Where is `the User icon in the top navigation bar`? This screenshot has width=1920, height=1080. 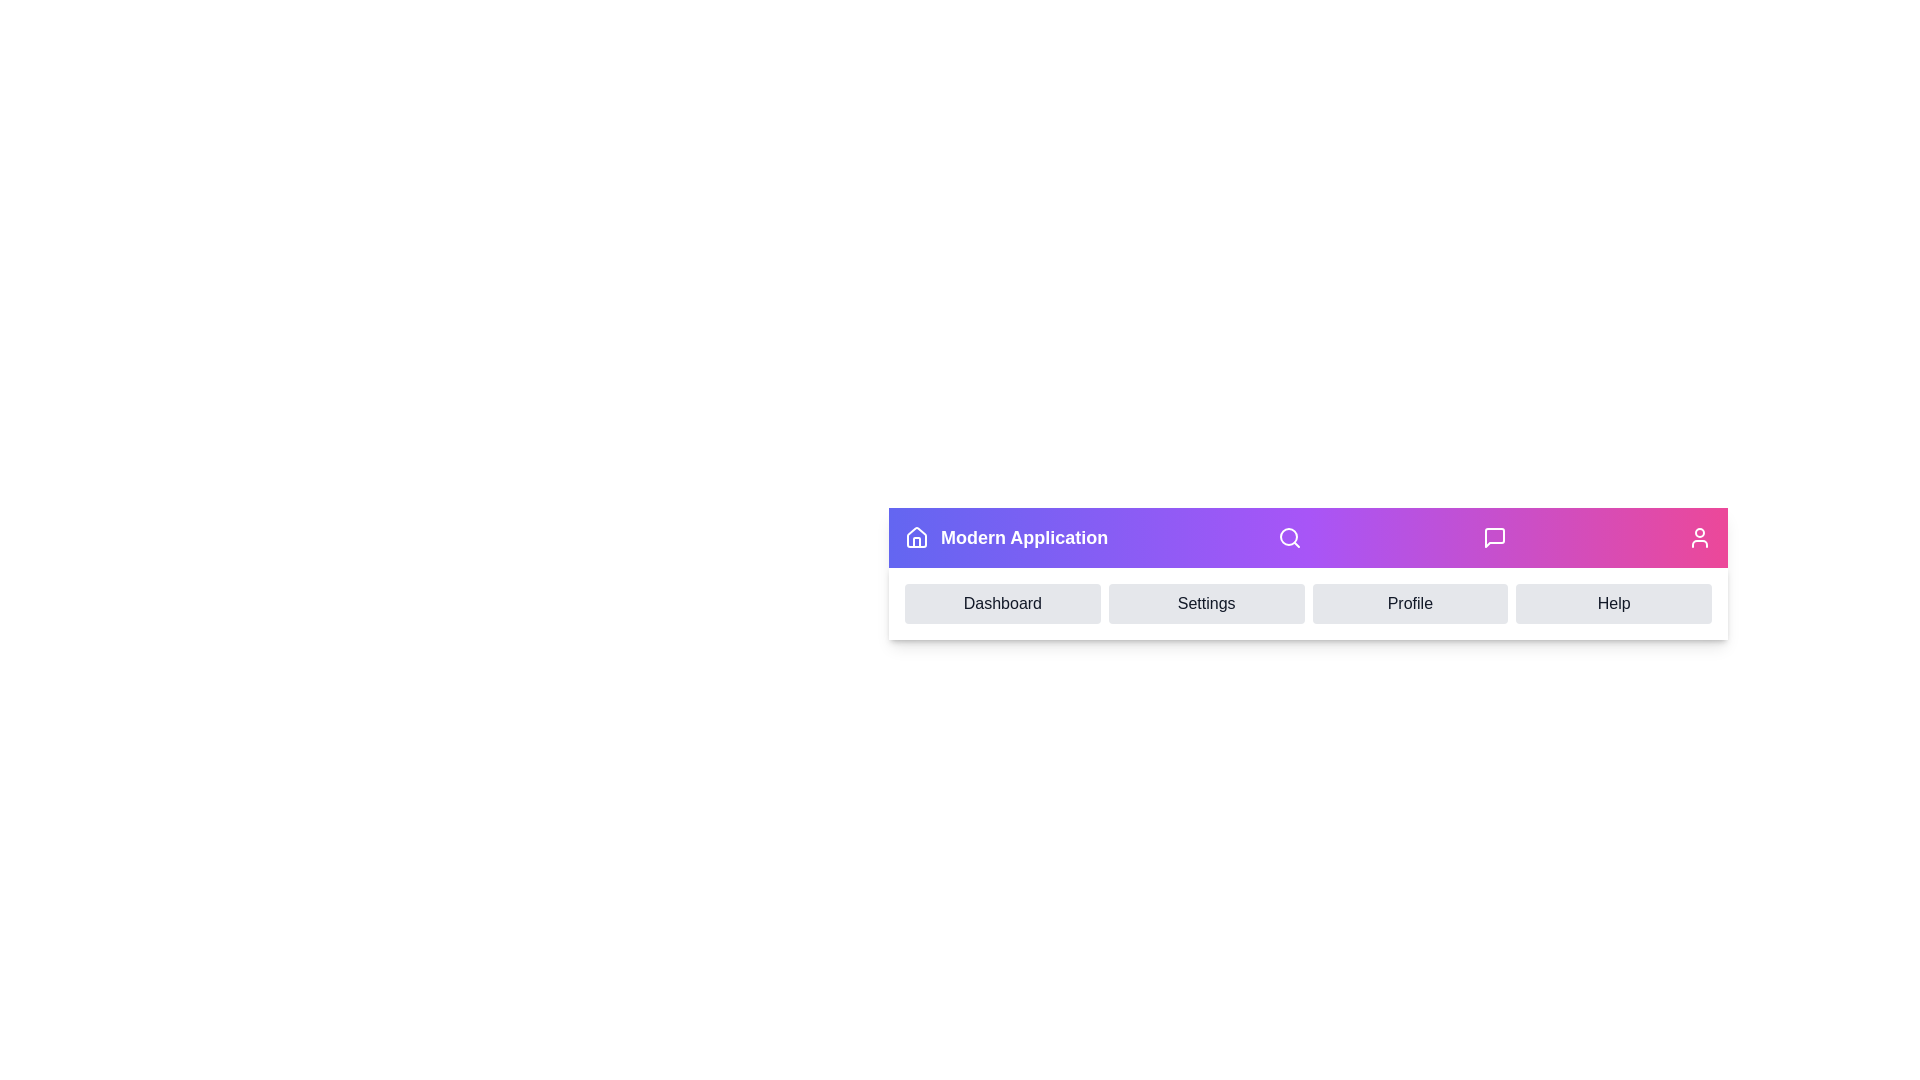
the User icon in the top navigation bar is located at coordinates (1698, 536).